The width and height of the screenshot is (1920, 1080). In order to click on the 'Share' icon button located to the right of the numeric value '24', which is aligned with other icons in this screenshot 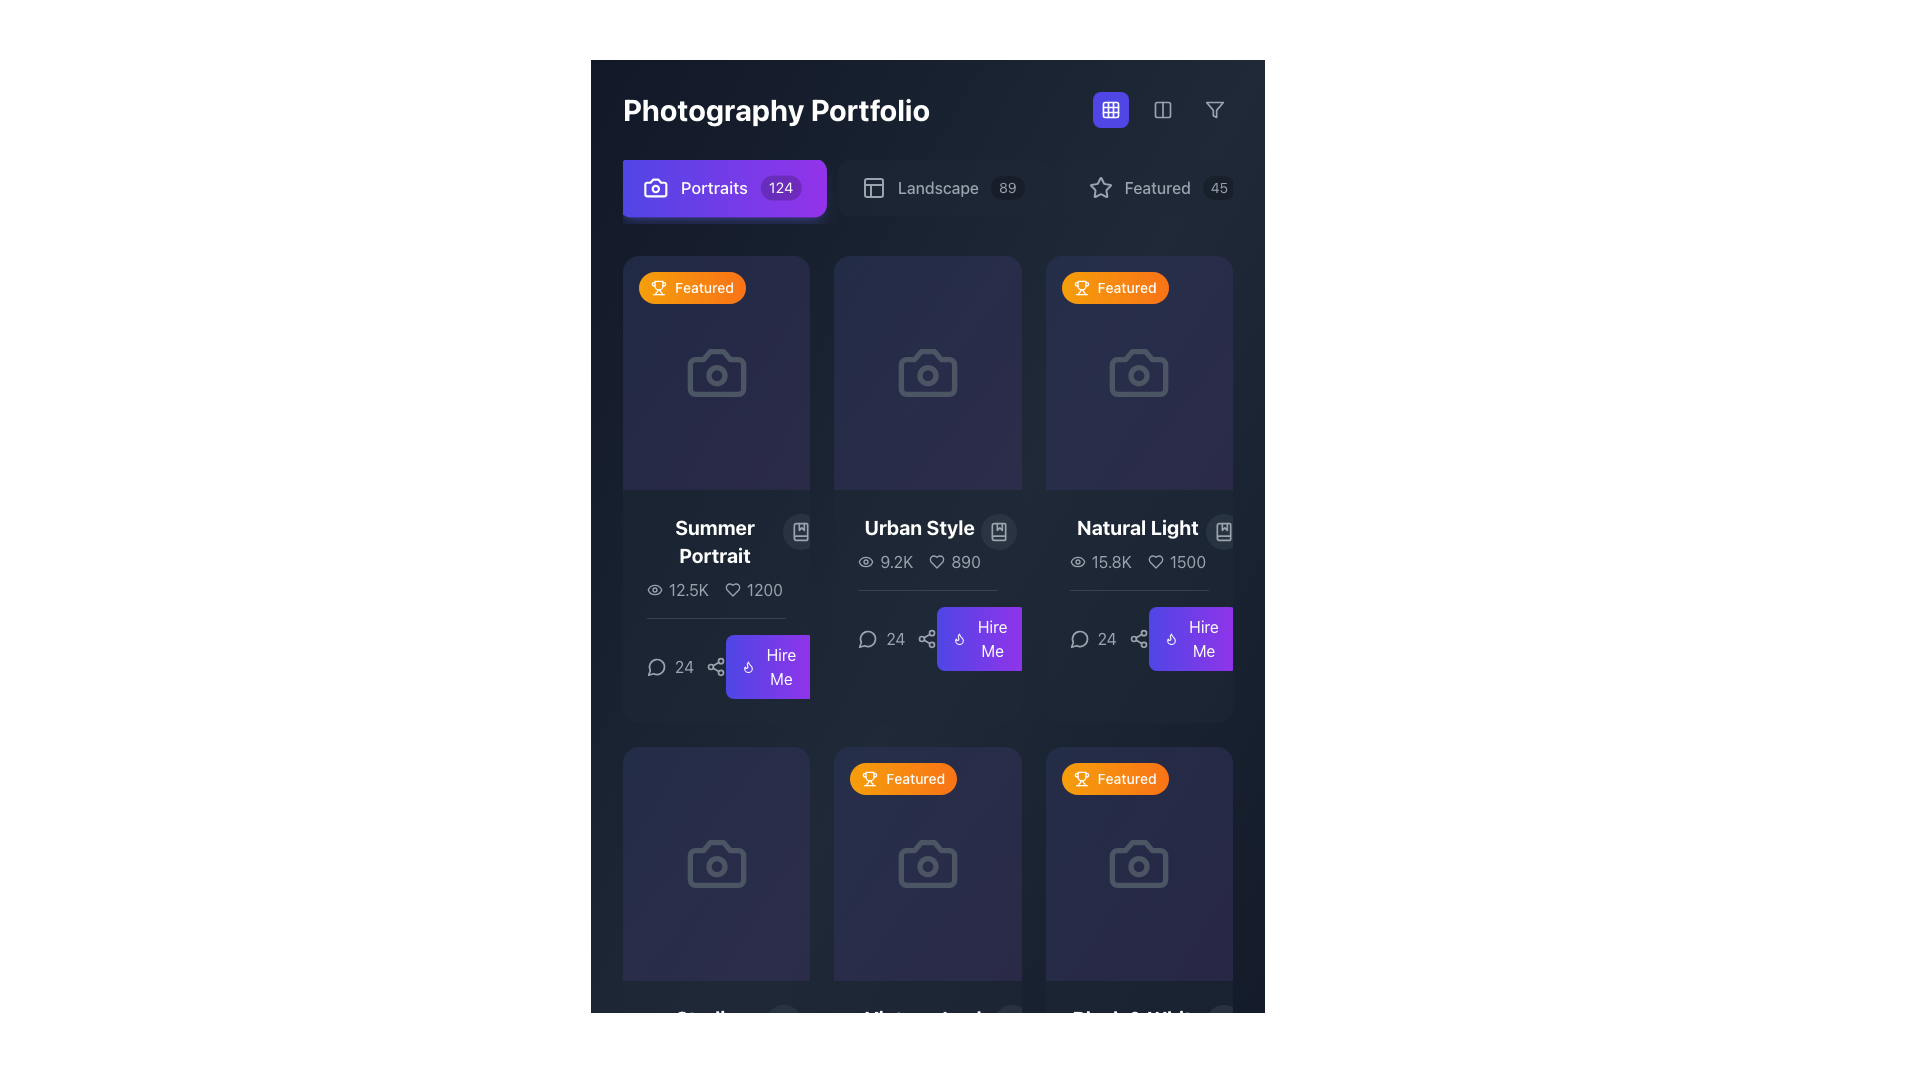, I will do `click(716, 667)`.